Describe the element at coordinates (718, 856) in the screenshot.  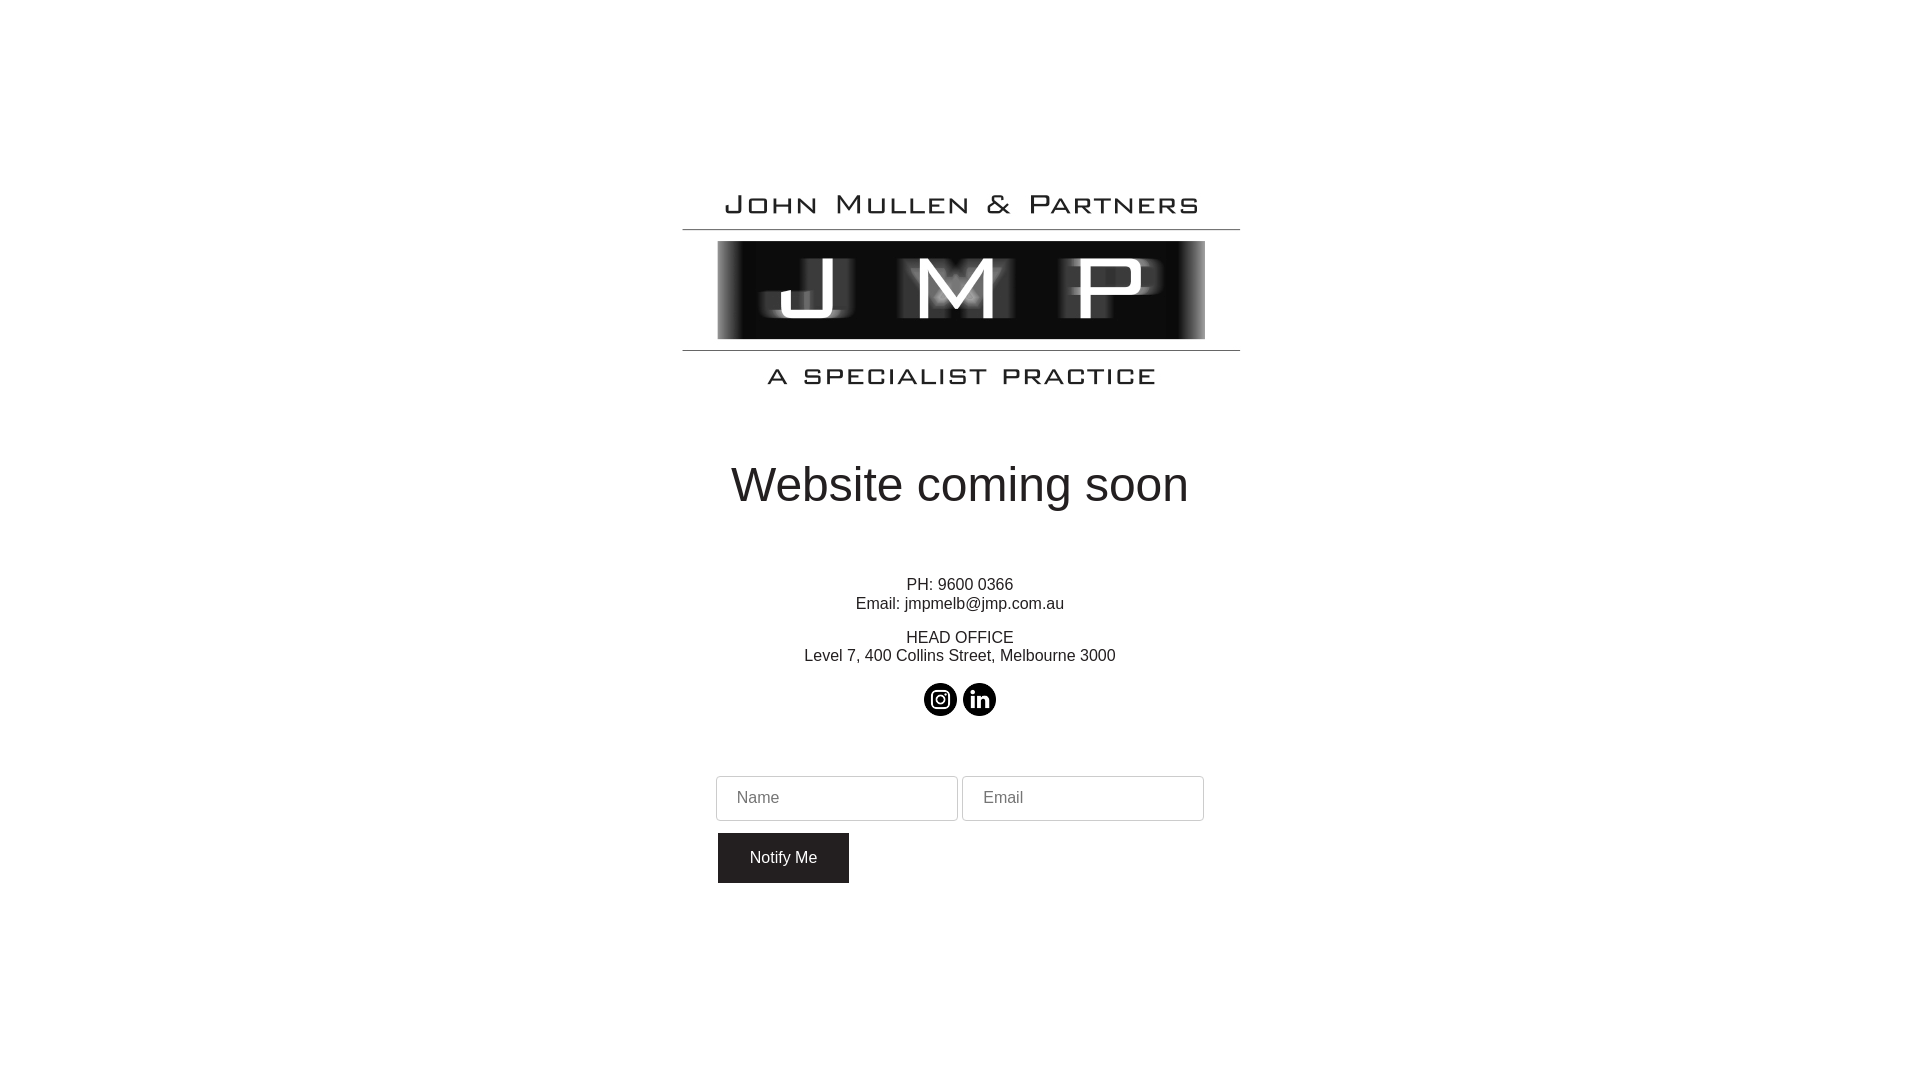
I see `'Notify Me'` at that location.